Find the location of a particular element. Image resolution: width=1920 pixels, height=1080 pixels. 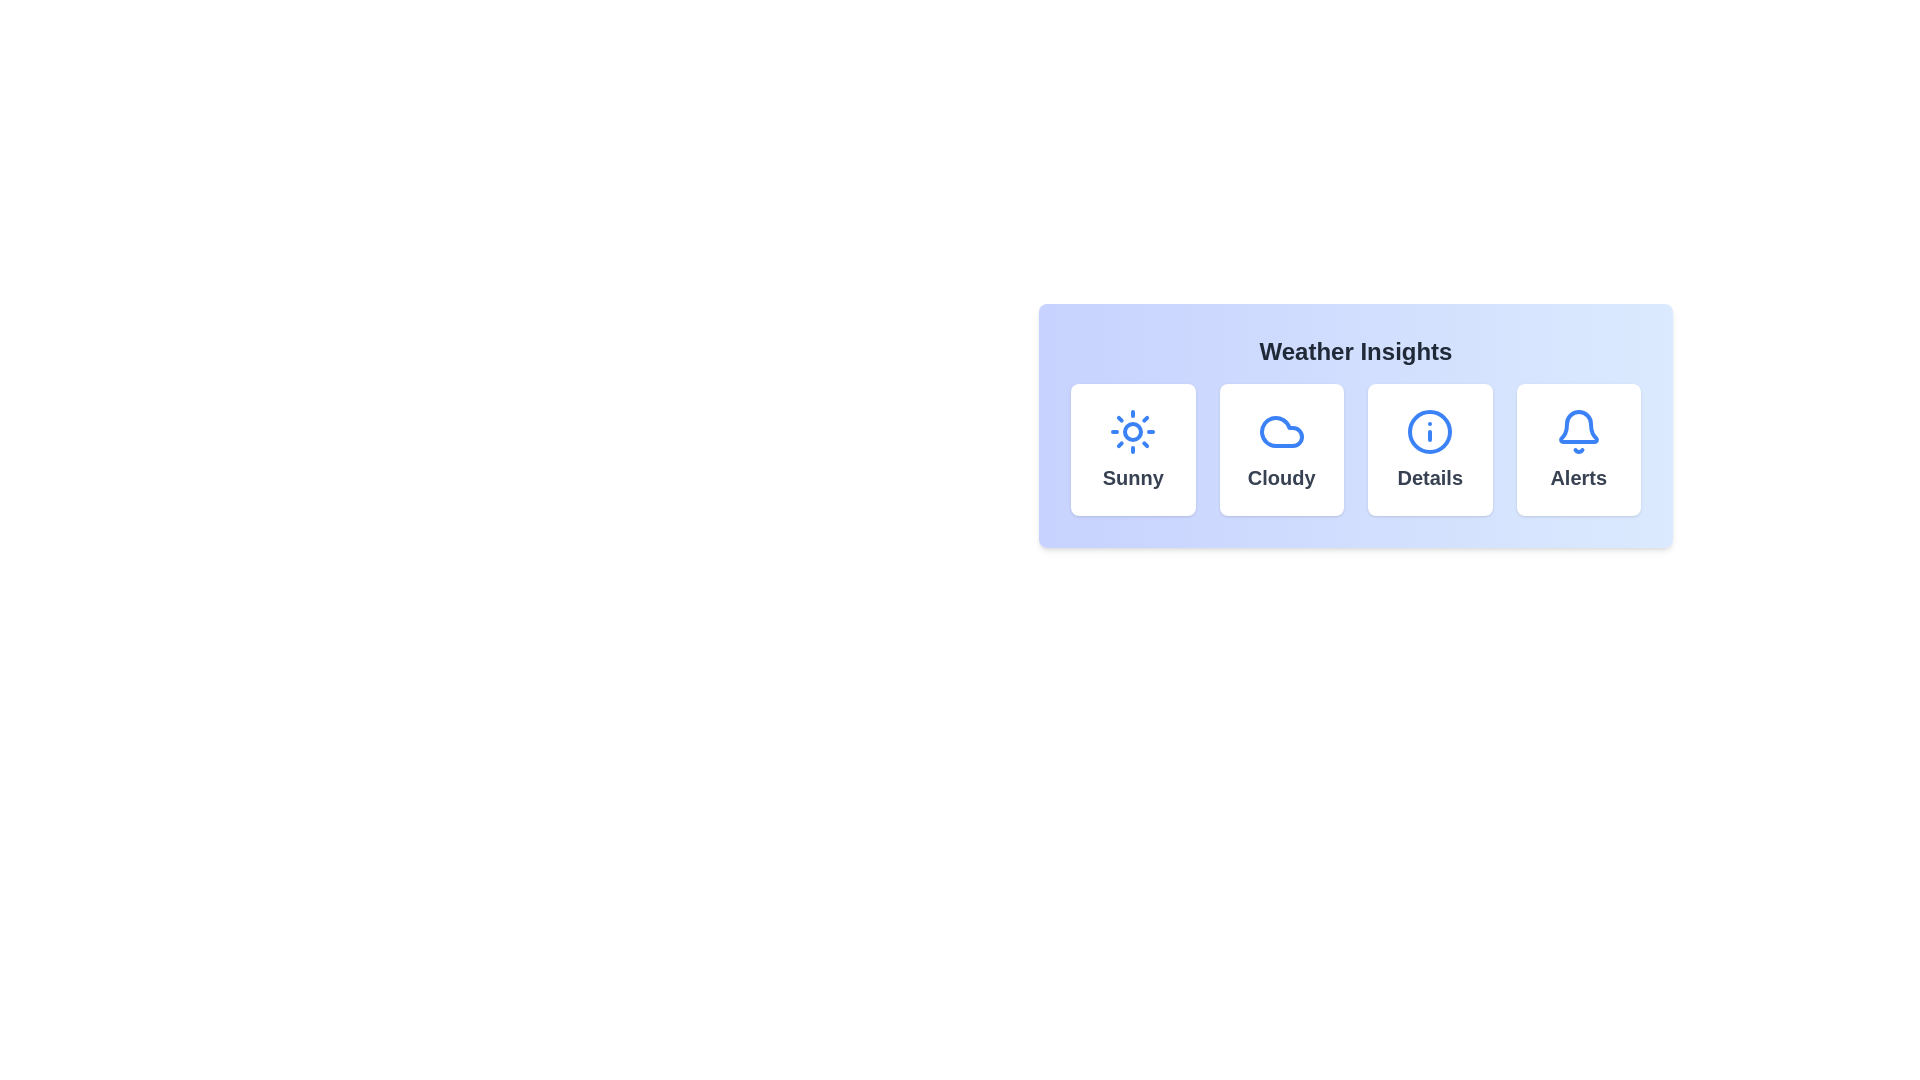

the Circle graphic, which serves as the core of the sun symbol in the Weather Insights section is located at coordinates (1133, 431).